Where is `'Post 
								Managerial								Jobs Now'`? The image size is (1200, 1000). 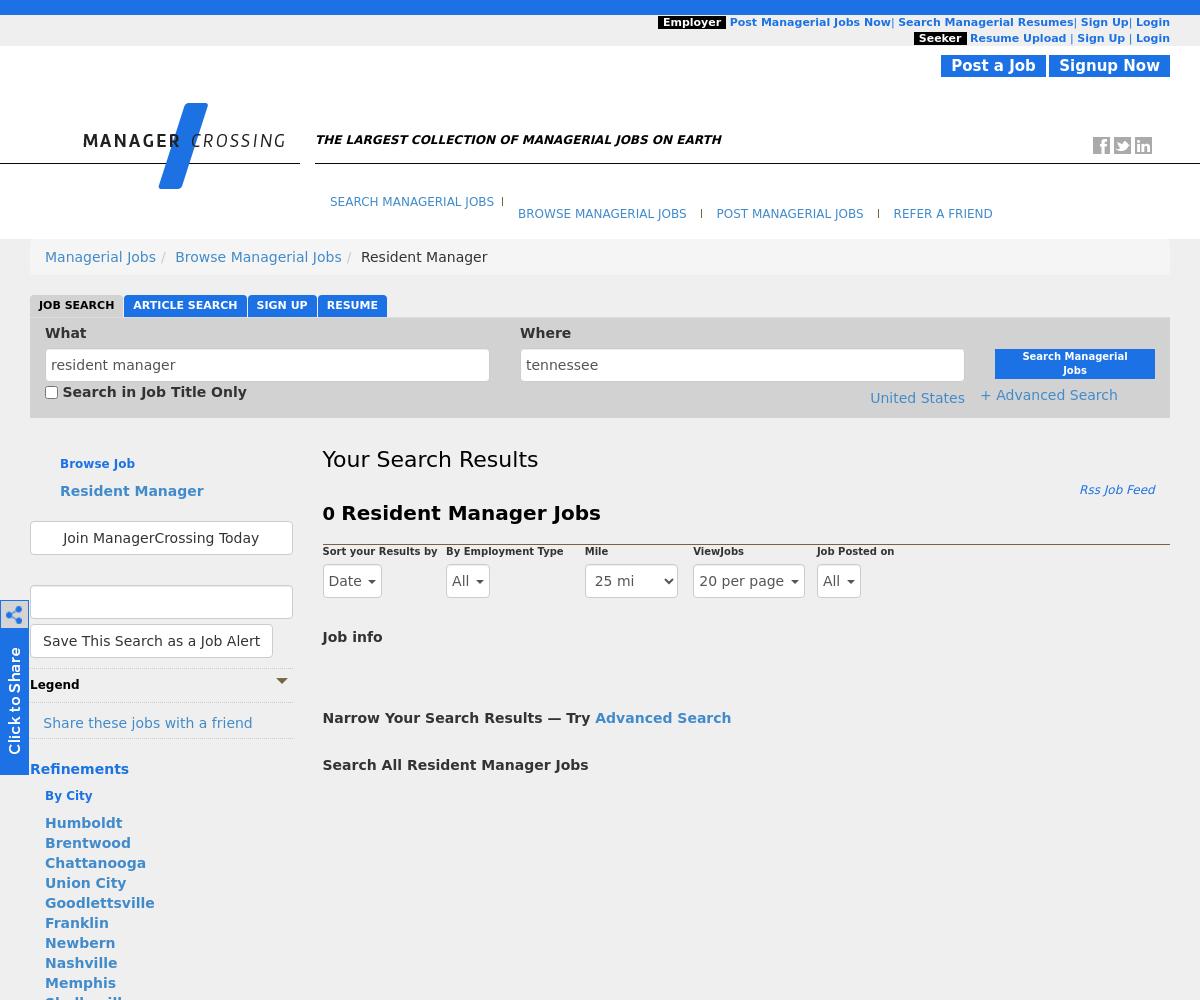
'Post 
								Managerial								Jobs Now' is located at coordinates (808, 22).